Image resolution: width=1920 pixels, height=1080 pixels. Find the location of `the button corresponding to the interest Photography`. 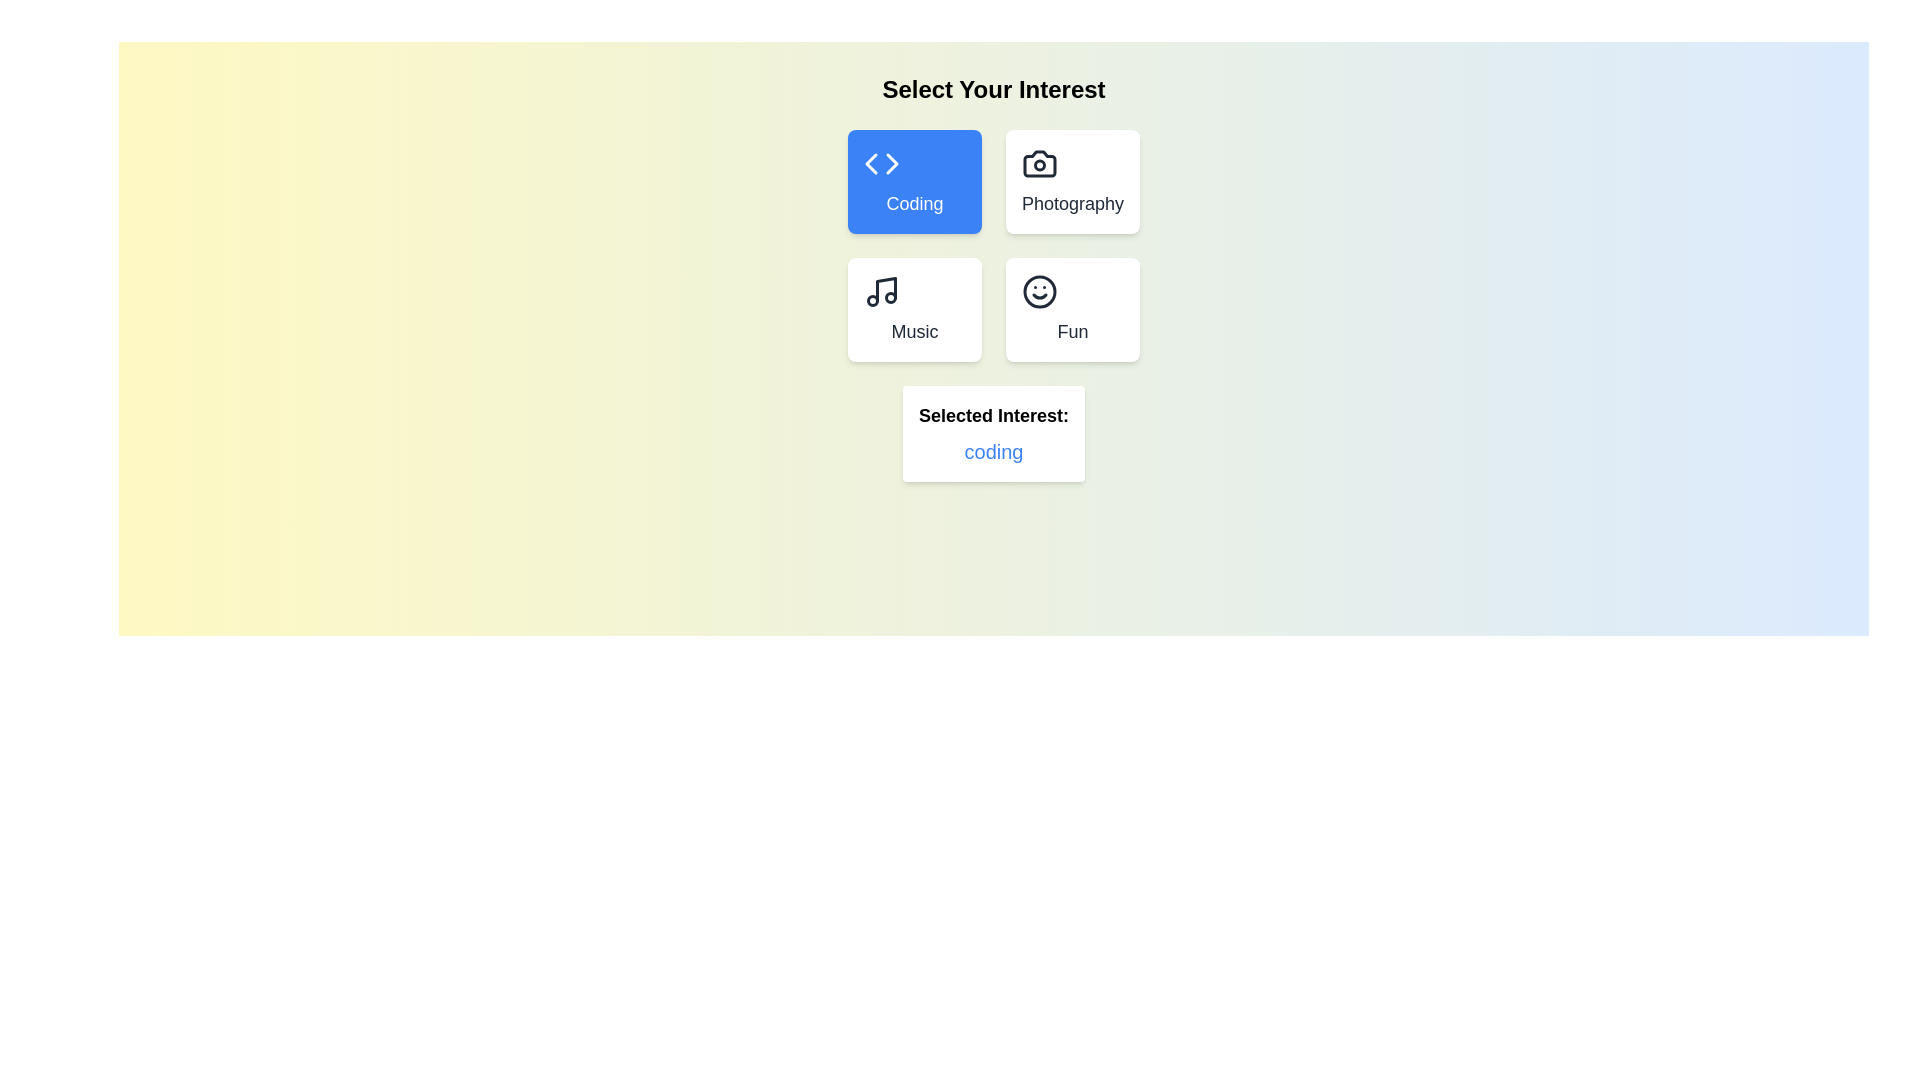

the button corresponding to the interest Photography is located at coordinates (1072, 181).